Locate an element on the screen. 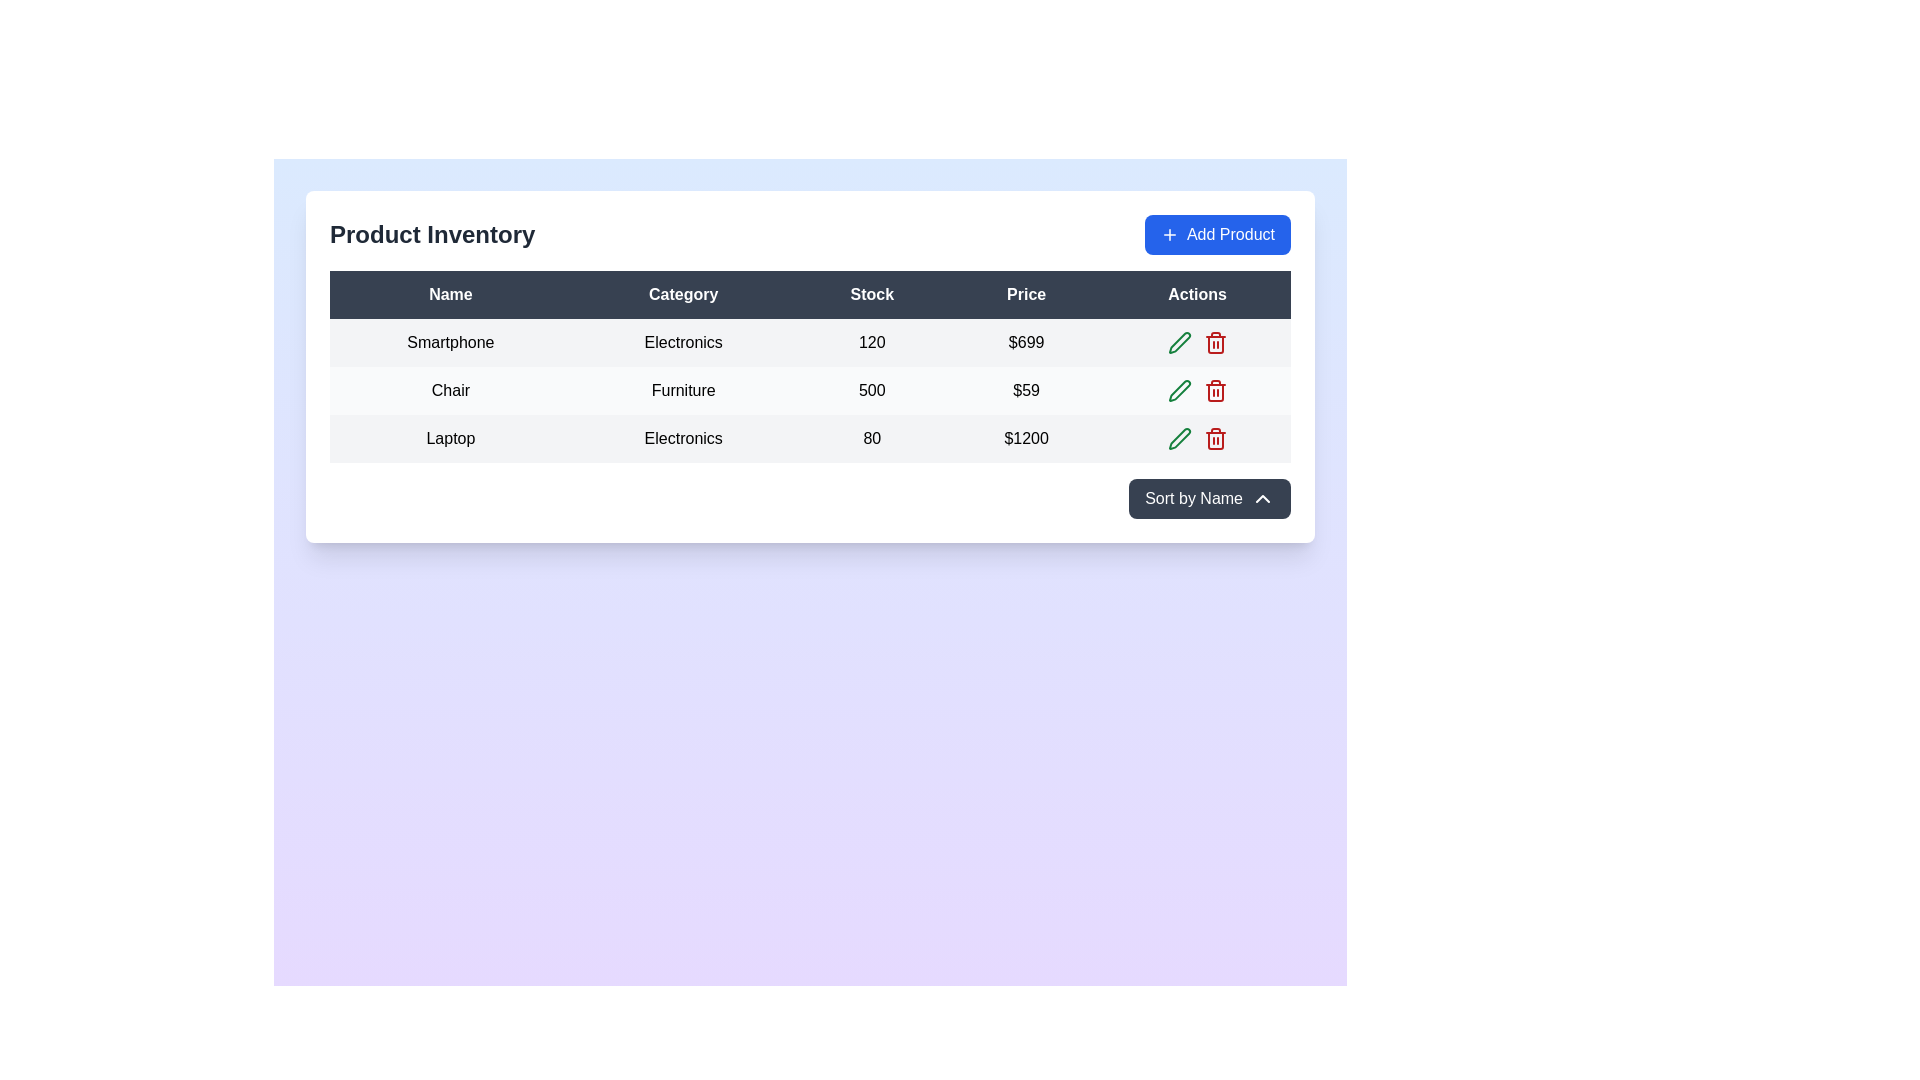  the green pencil icon in the Actions column of the second row of the table labeled 'Chair' is located at coordinates (1197, 390).